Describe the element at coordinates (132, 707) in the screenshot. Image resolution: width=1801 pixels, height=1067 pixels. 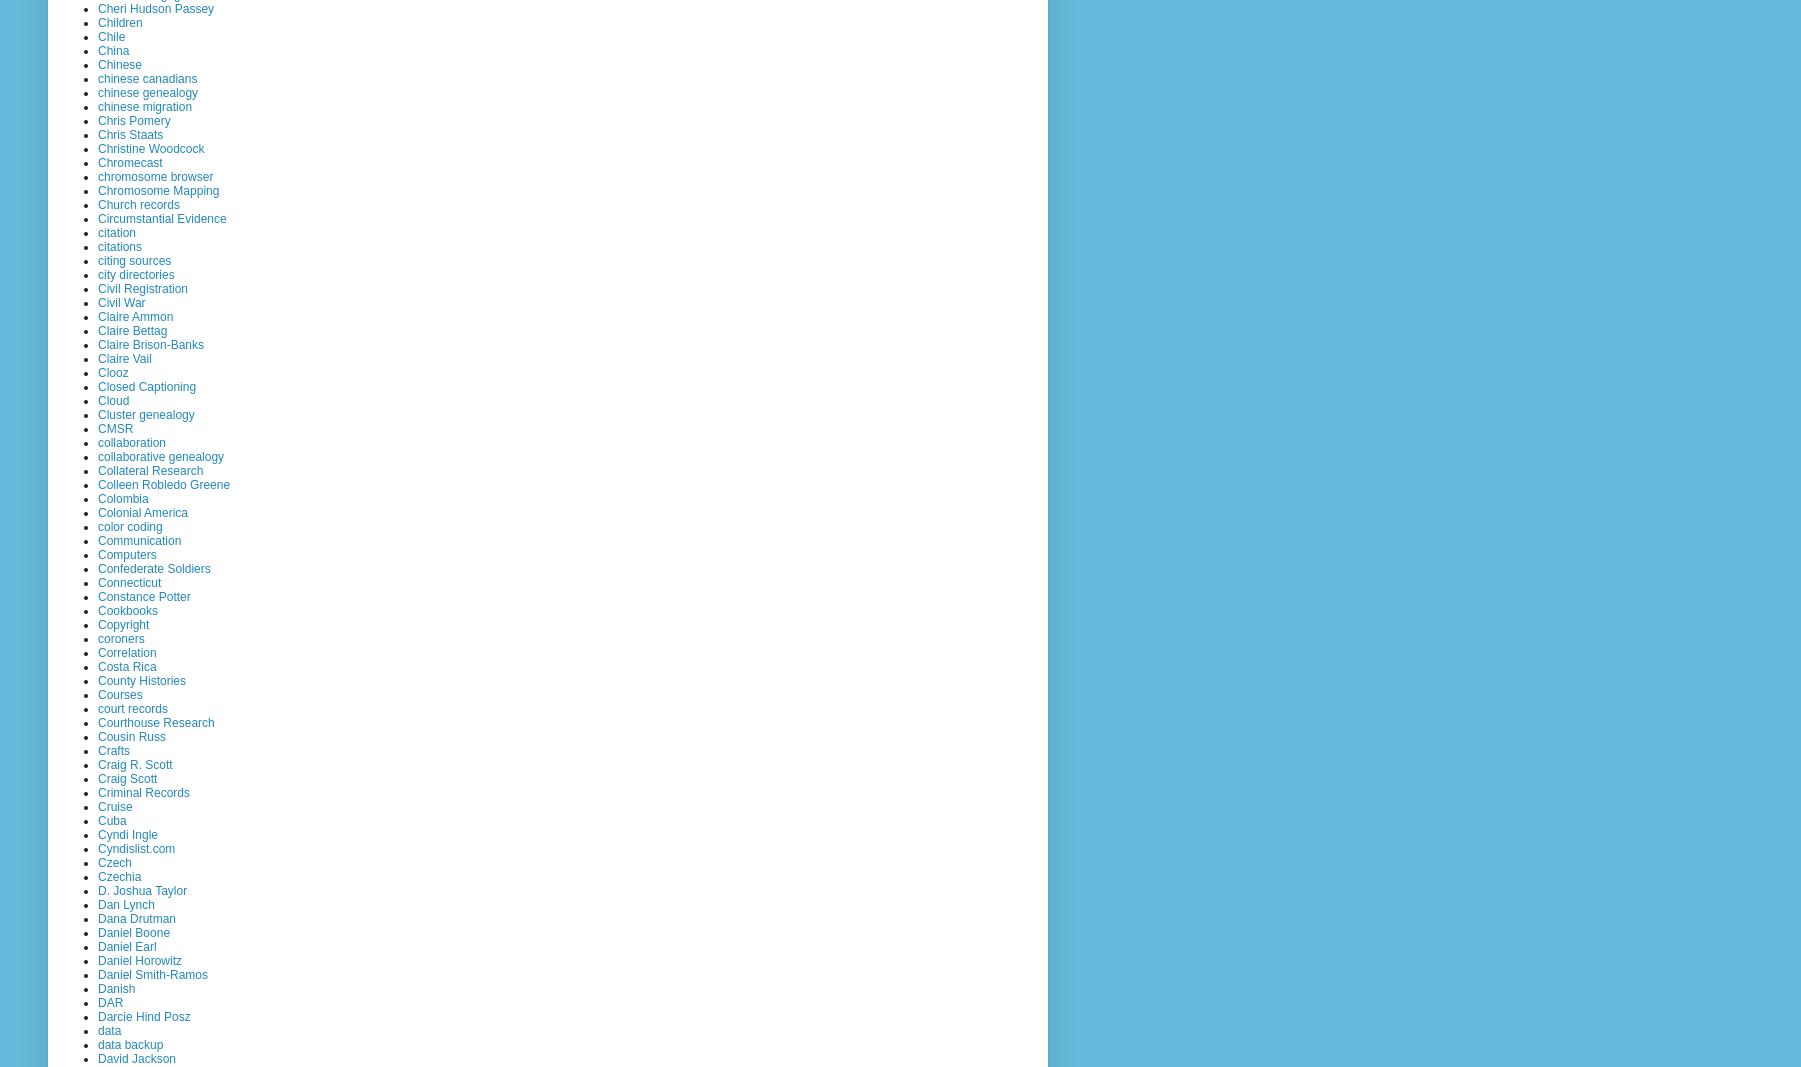
I see `'court records'` at that location.